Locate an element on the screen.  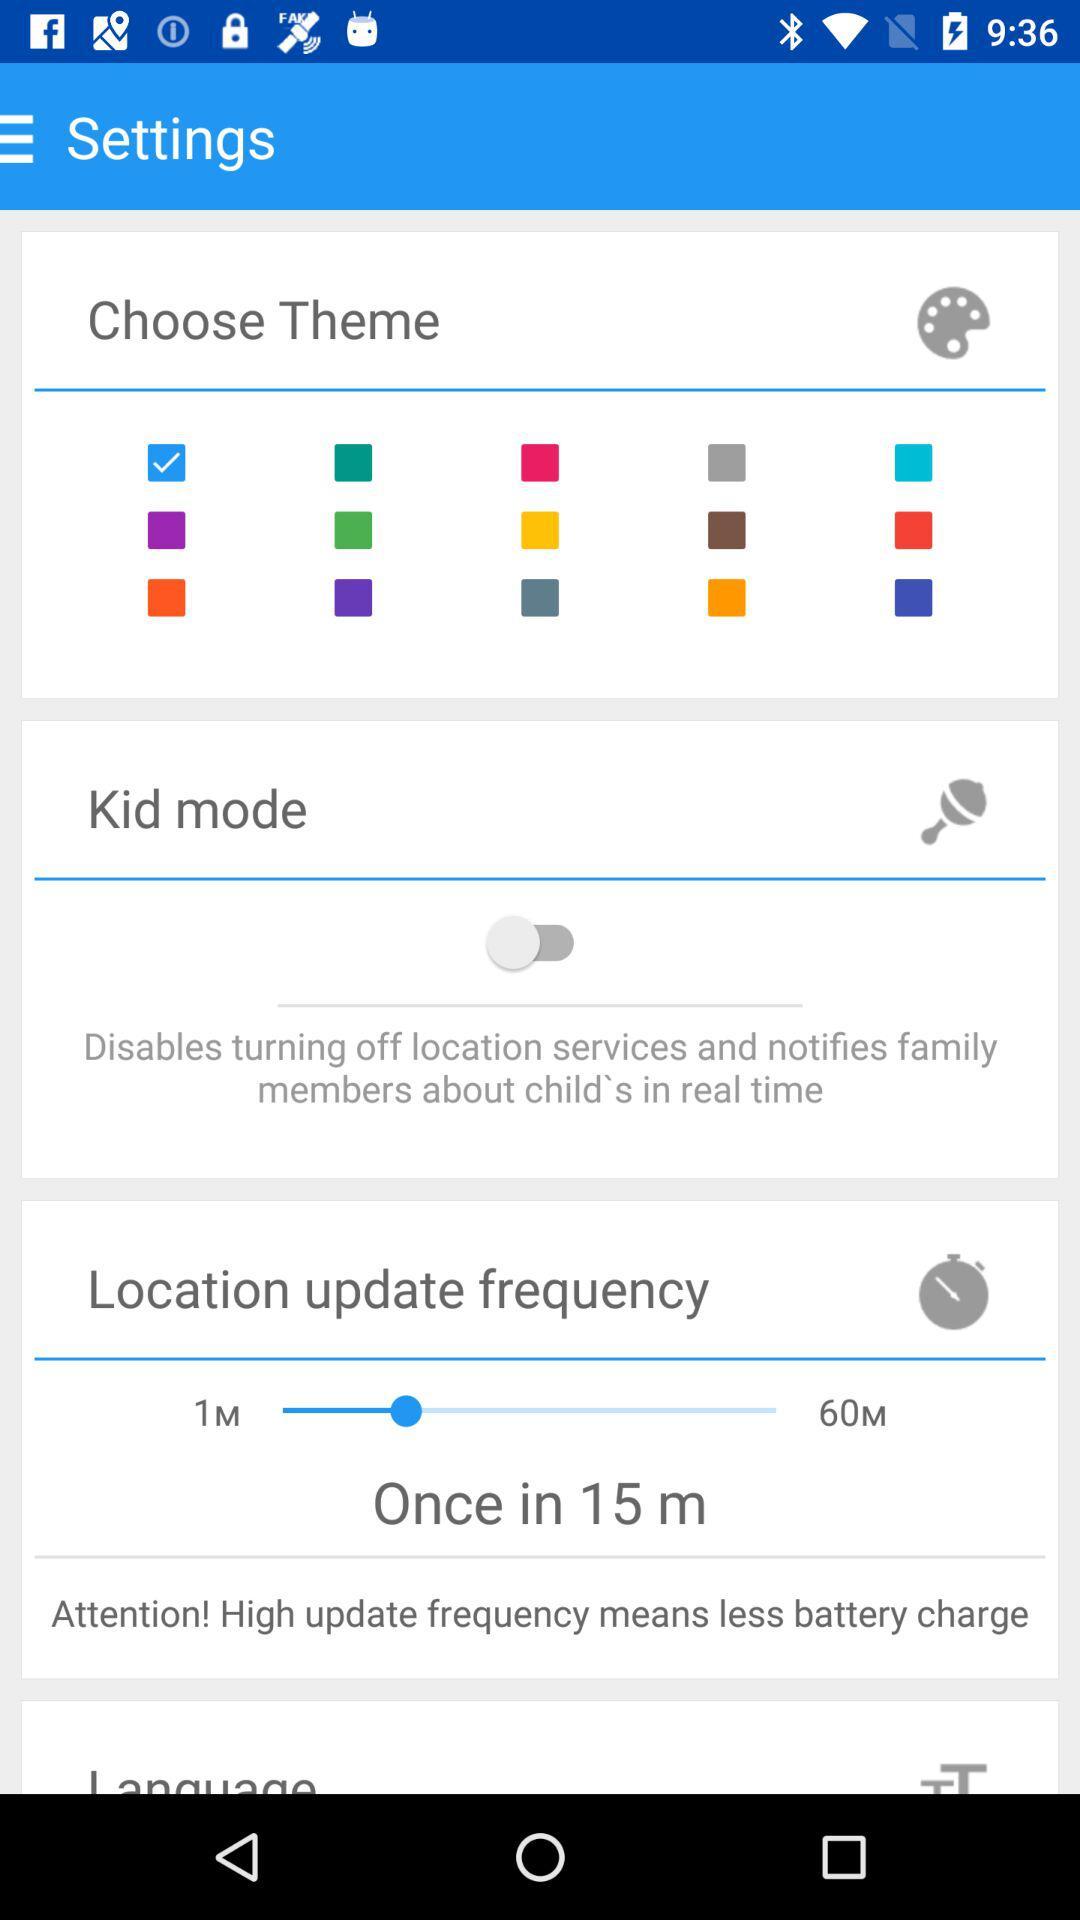
location notifications on is located at coordinates (540, 941).